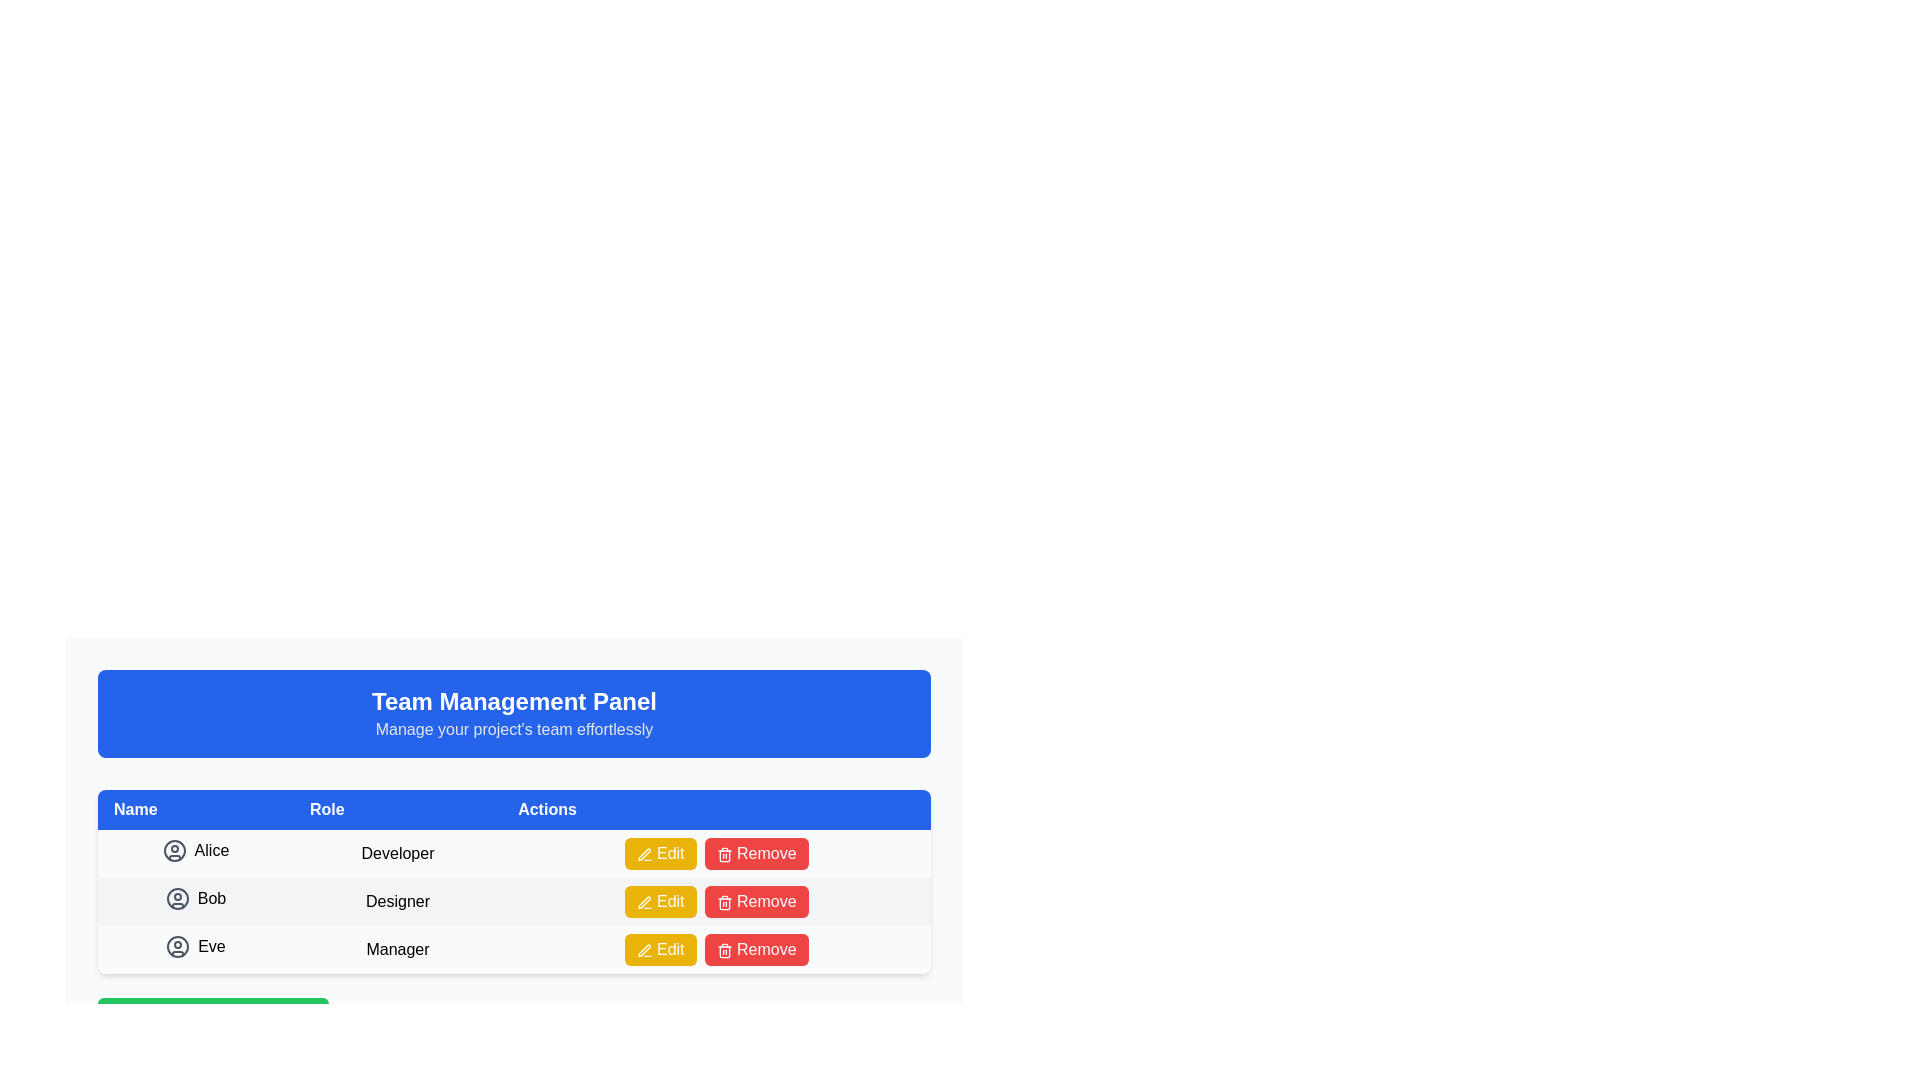 This screenshot has width=1920, height=1080. I want to click on the 'Remove' icon, which is an SVG graphic embedded within the 'Remove' button located in the 'Actions' column of the user roles management table, so click(723, 854).